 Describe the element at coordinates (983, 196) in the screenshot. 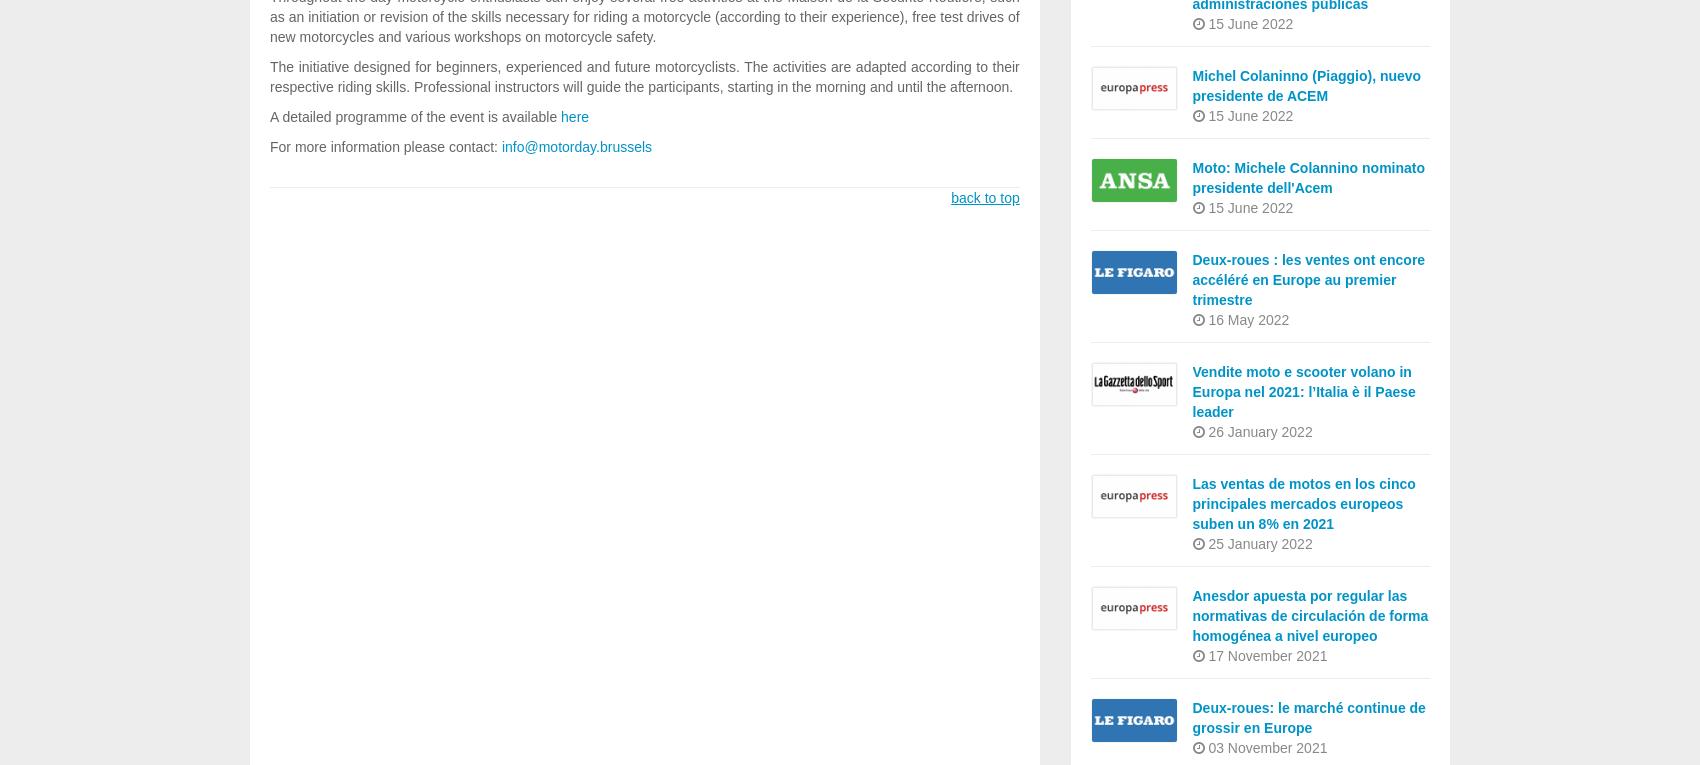

I see `'back to top'` at that location.